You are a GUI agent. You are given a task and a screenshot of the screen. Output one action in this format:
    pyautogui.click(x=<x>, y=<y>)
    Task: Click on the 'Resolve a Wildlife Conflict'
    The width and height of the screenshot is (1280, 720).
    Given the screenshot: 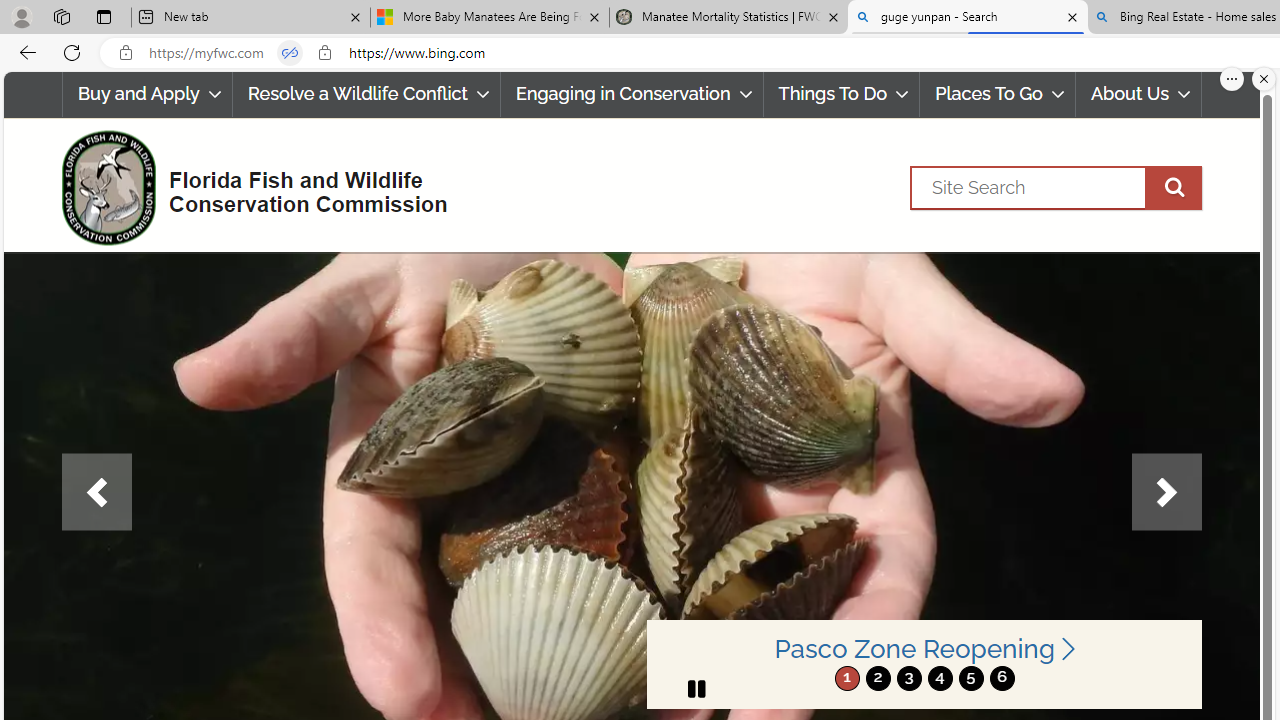 What is the action you would take?
    pyautogui.click(x=366, y=94)
    